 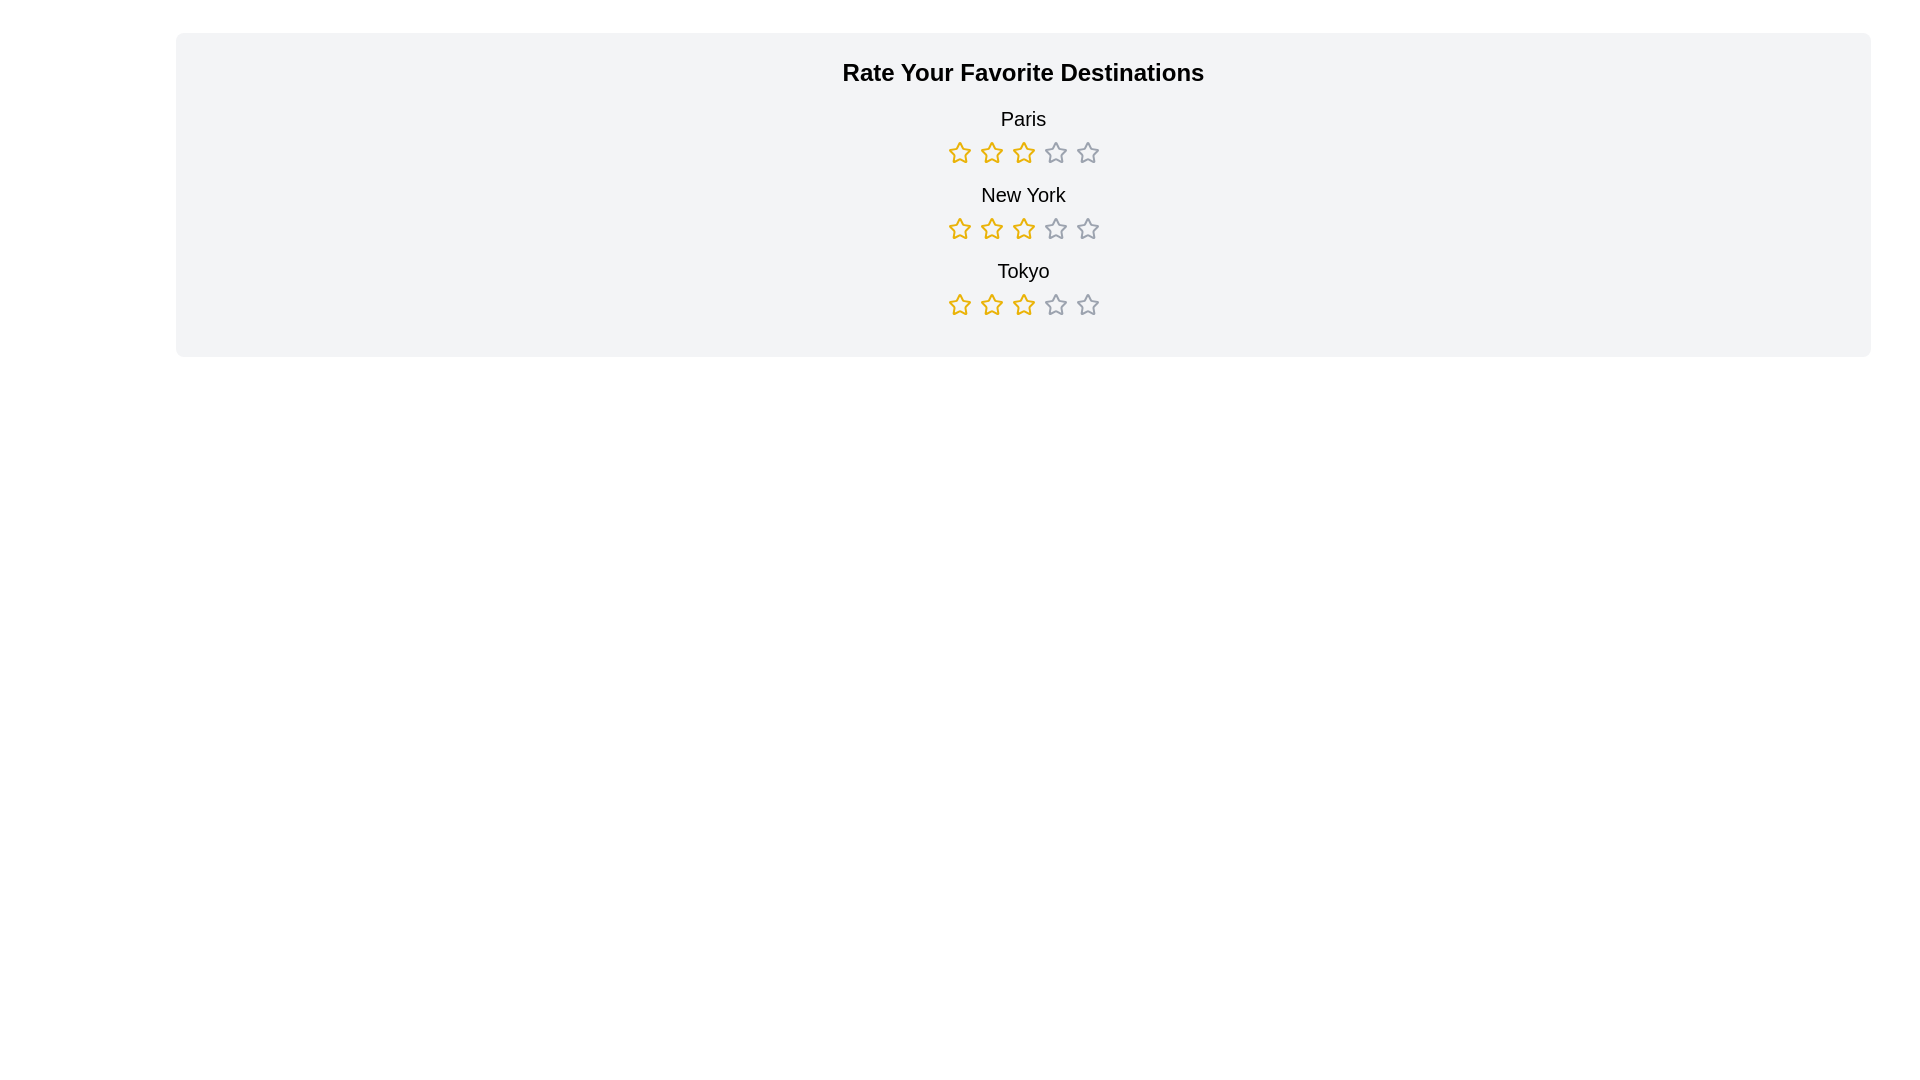 What do you see at coordinates (958, 304) in the screenshot?
I see `the first yellow star icon in the five-star rating widget aligned with the 'Tokyo' label to interact with it` at bounding box center [958, 304].